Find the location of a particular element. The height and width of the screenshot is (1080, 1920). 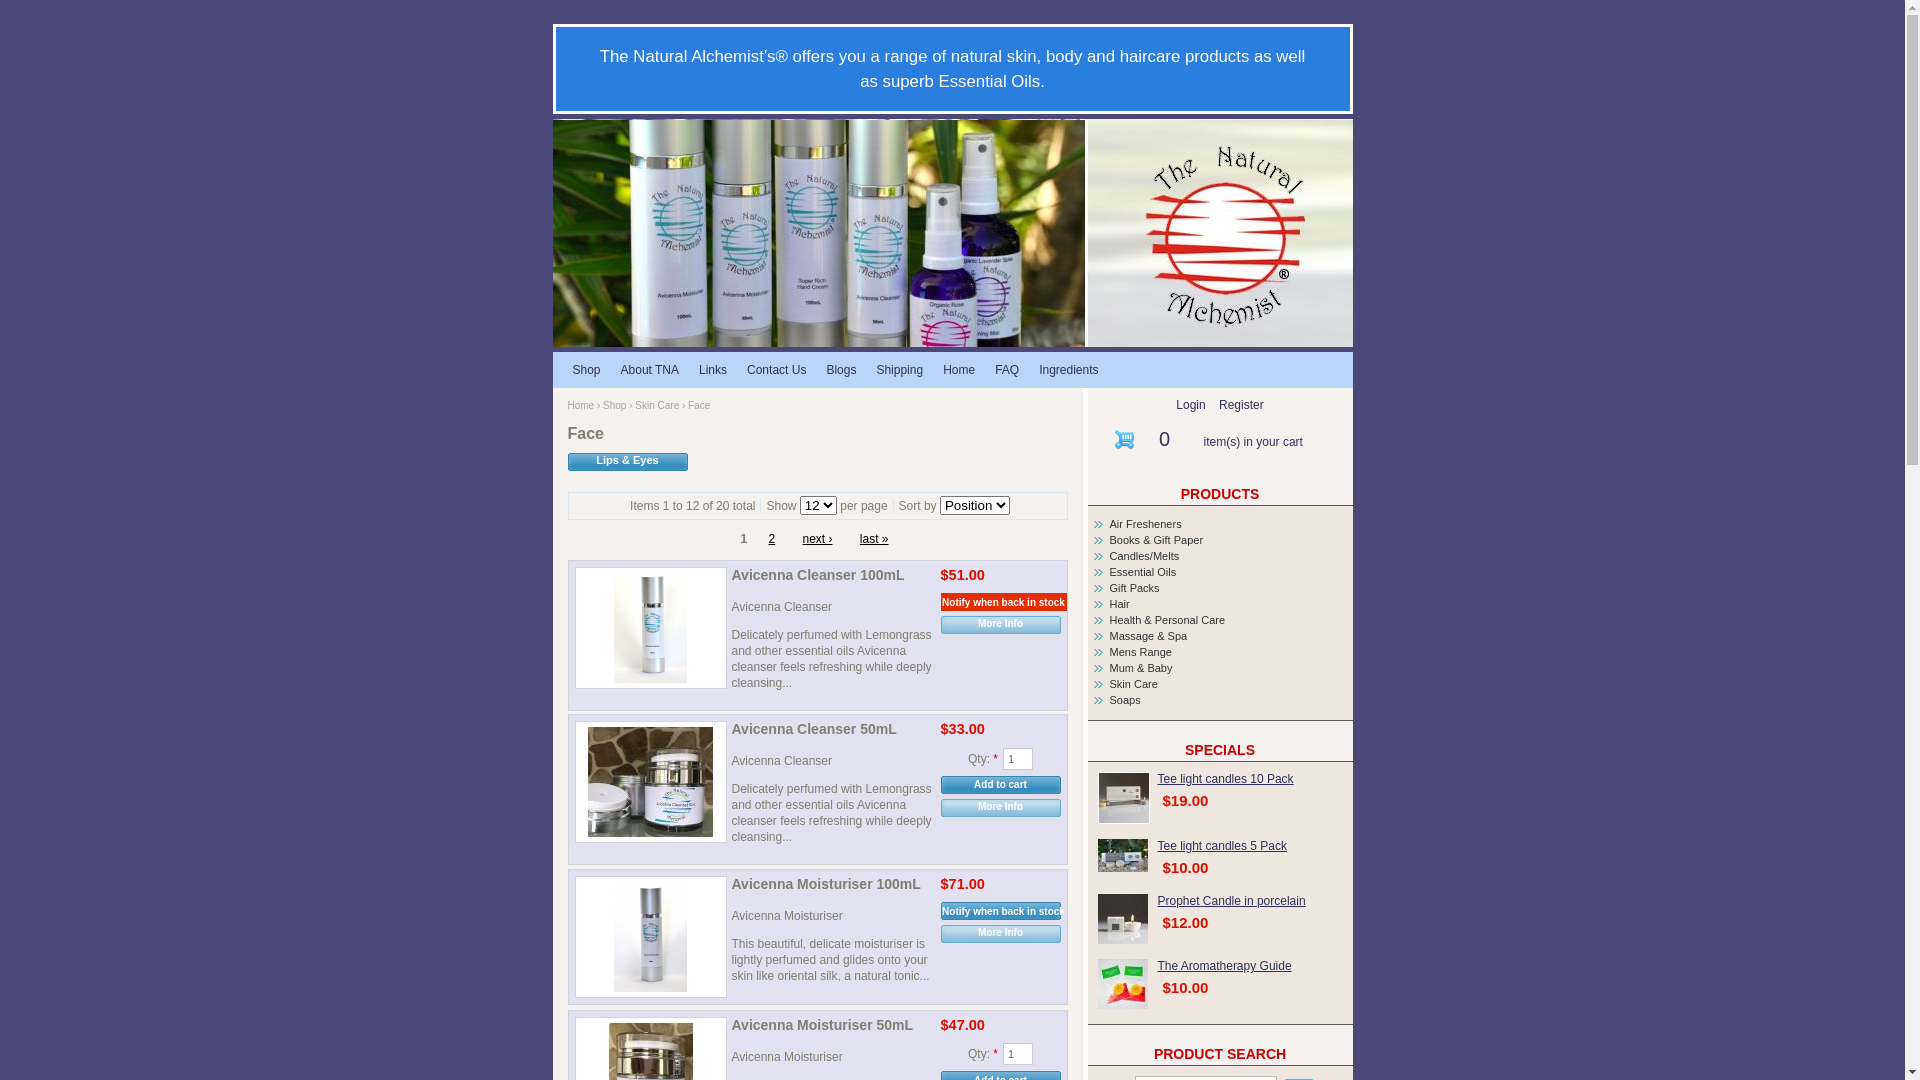

'Gift Packs' is located at coordinates (1134, 586).